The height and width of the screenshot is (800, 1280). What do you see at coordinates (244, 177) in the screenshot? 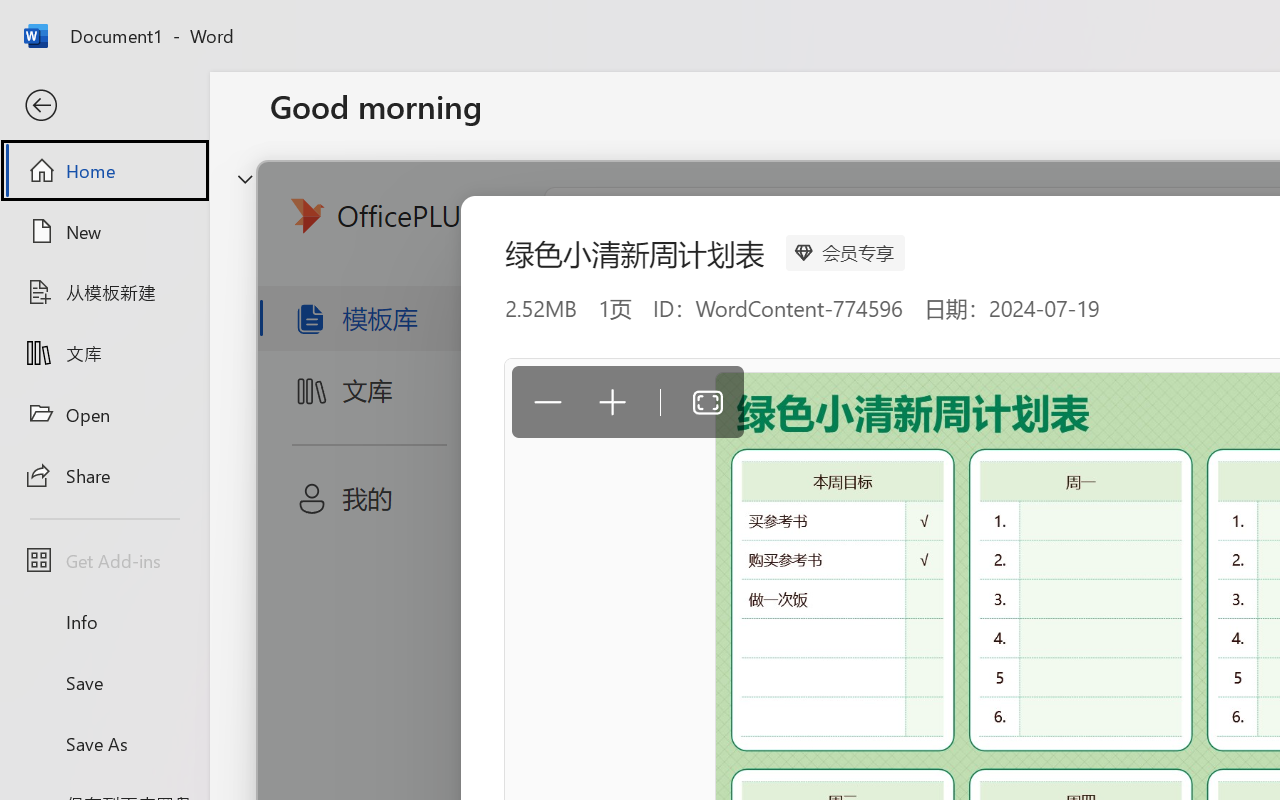
I see `'Hide or show region'` at bounding box center [244, 177].